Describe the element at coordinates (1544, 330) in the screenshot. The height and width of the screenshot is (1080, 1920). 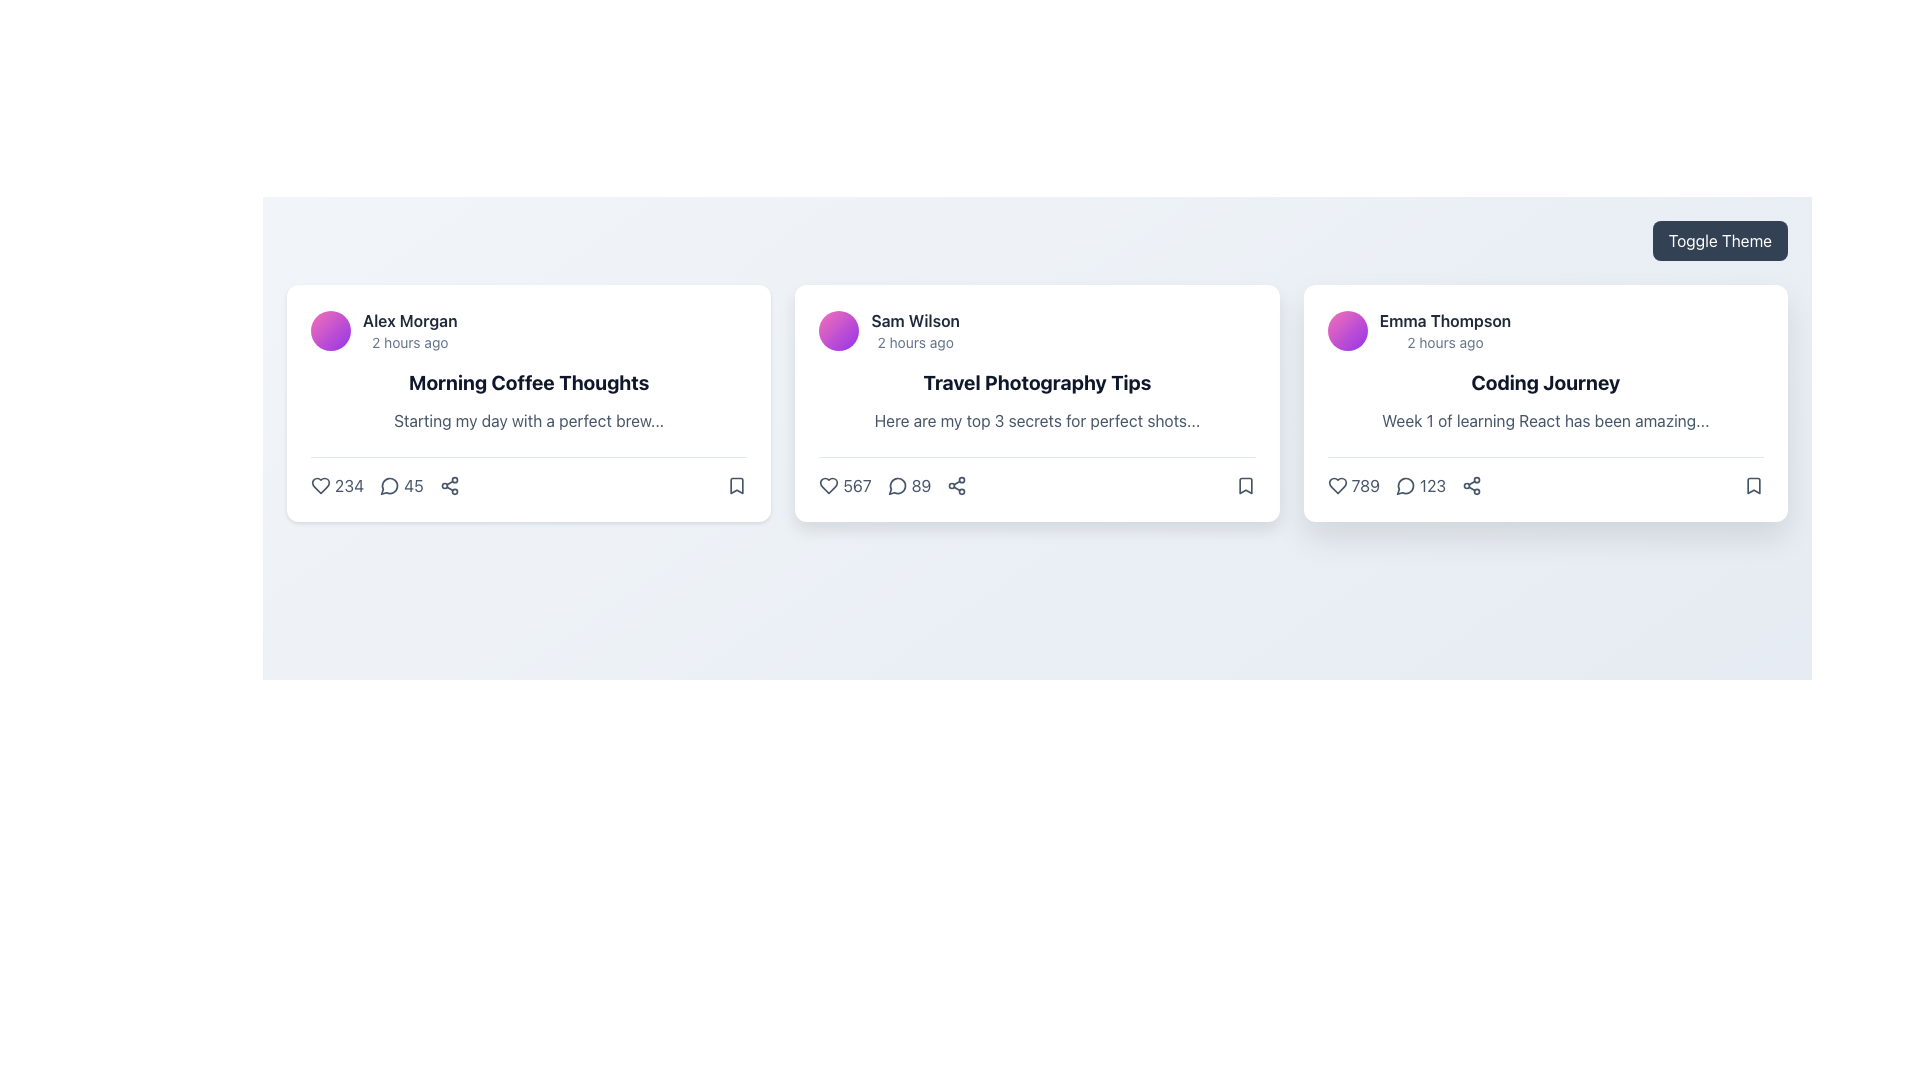
I see `the name 'Emma Thompson' in the top section of the third card` at that location.